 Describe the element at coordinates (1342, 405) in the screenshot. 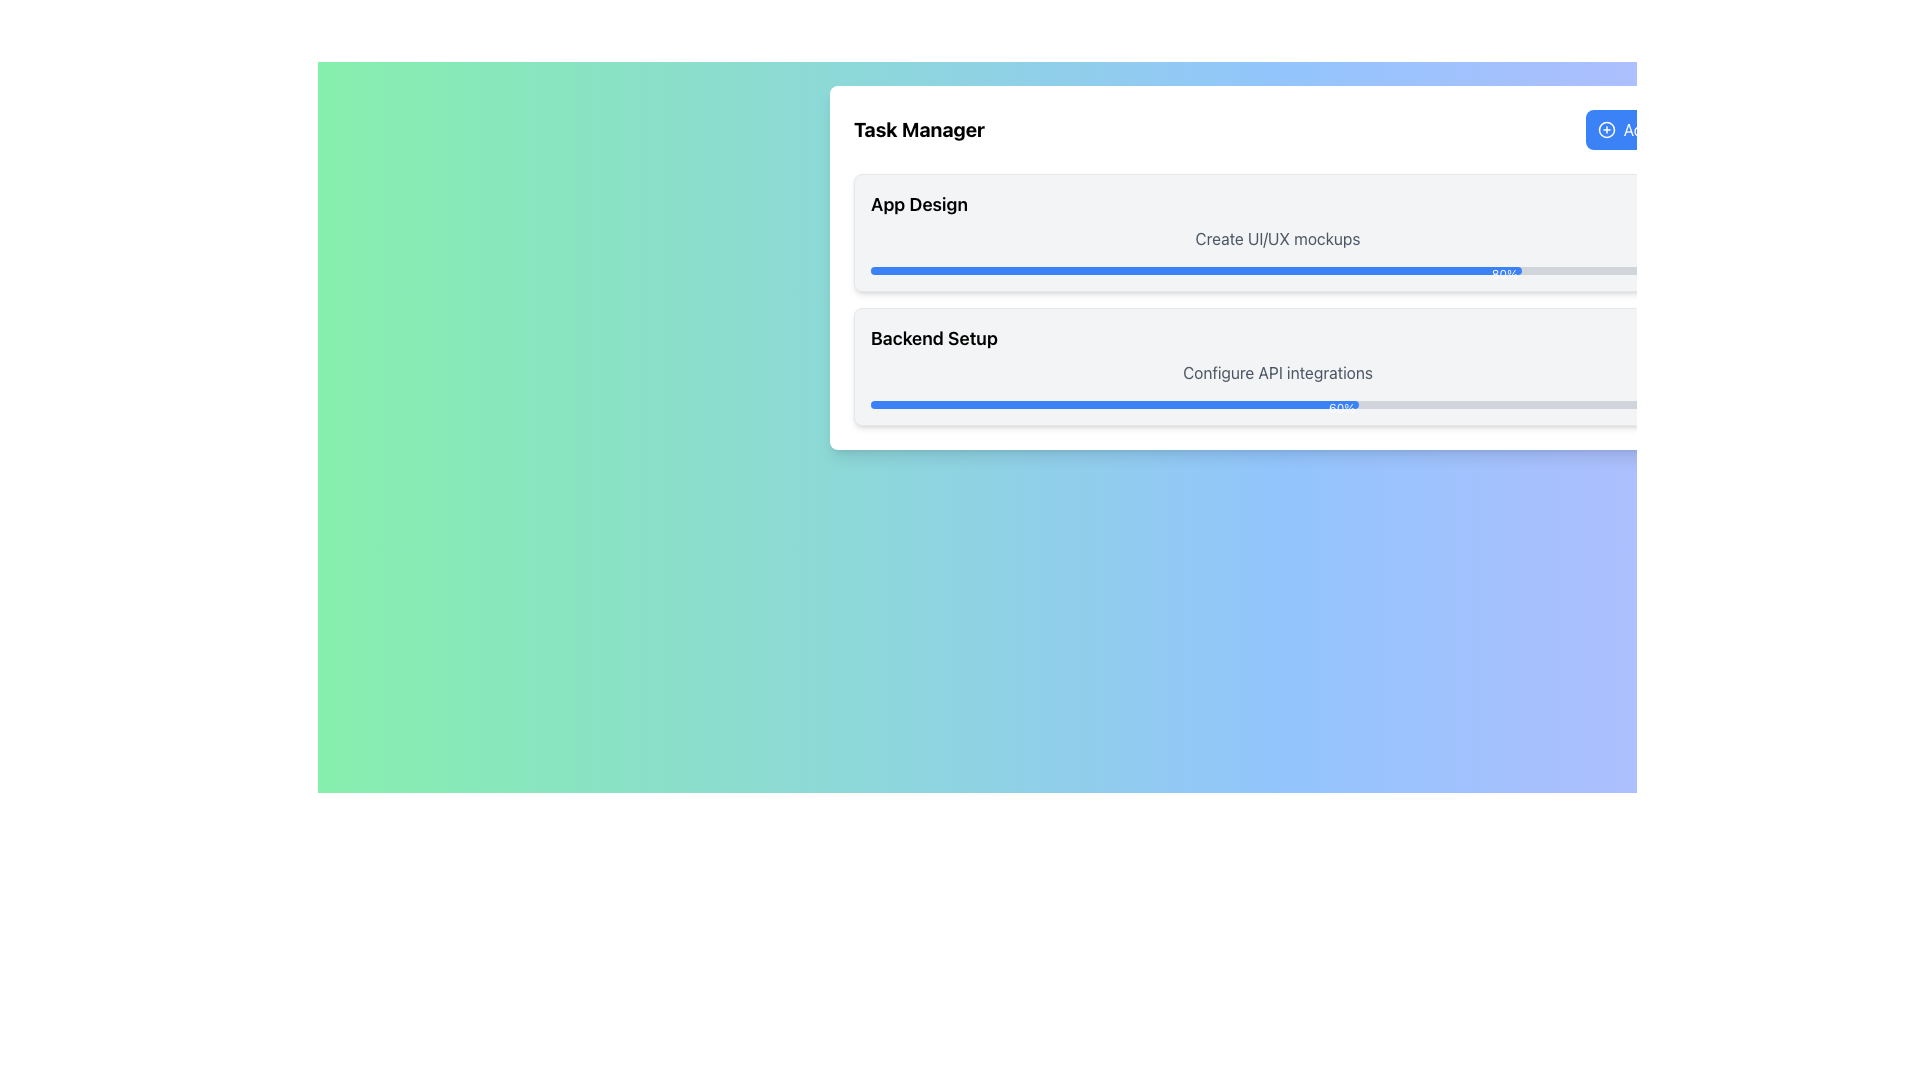

I see `the Text Label that indicates the progress at '60%' completion, located at the right end of the second progress bar` at that location.